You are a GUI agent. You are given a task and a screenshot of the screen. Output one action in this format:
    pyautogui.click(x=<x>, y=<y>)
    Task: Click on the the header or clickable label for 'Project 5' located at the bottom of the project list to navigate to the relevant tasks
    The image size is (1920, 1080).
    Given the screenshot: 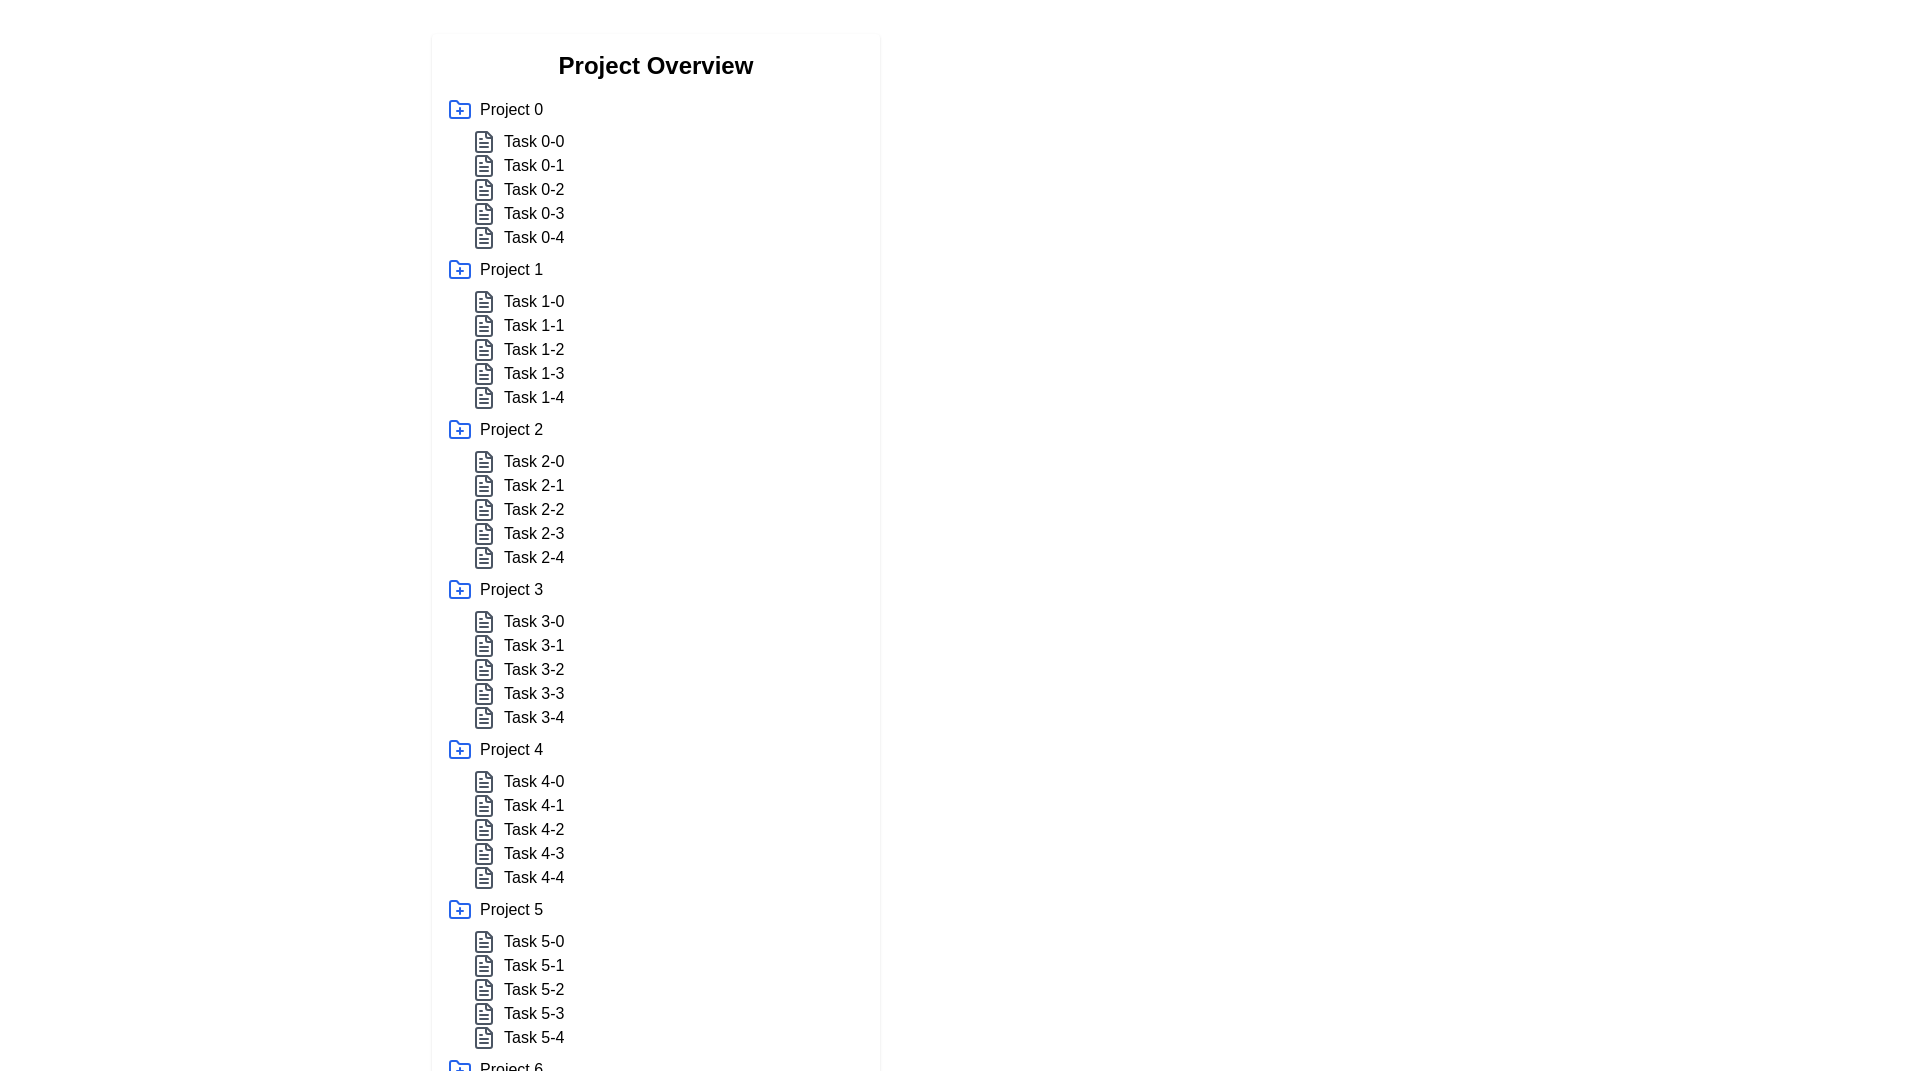 What is the action you would take?
    pyautogui.click(x=656, y=910)
    